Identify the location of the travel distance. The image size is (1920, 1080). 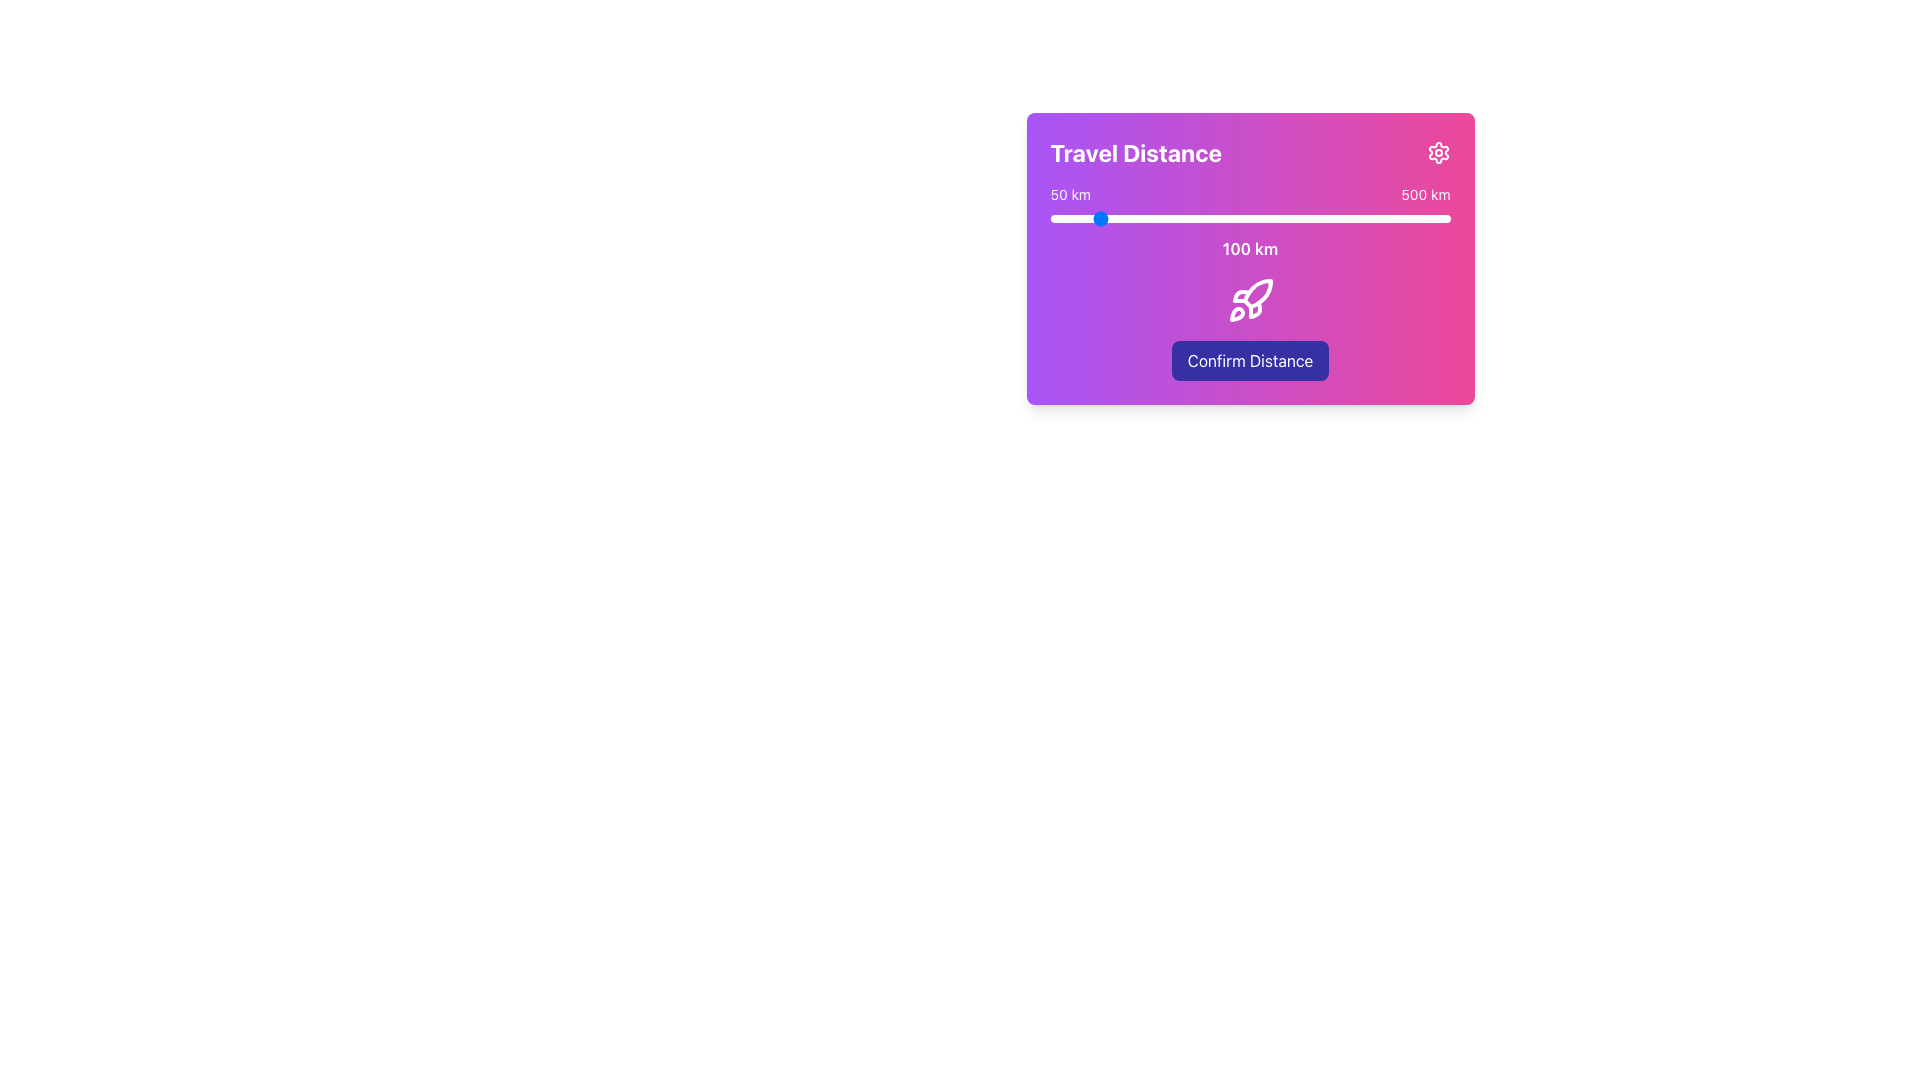
(1369, 219).